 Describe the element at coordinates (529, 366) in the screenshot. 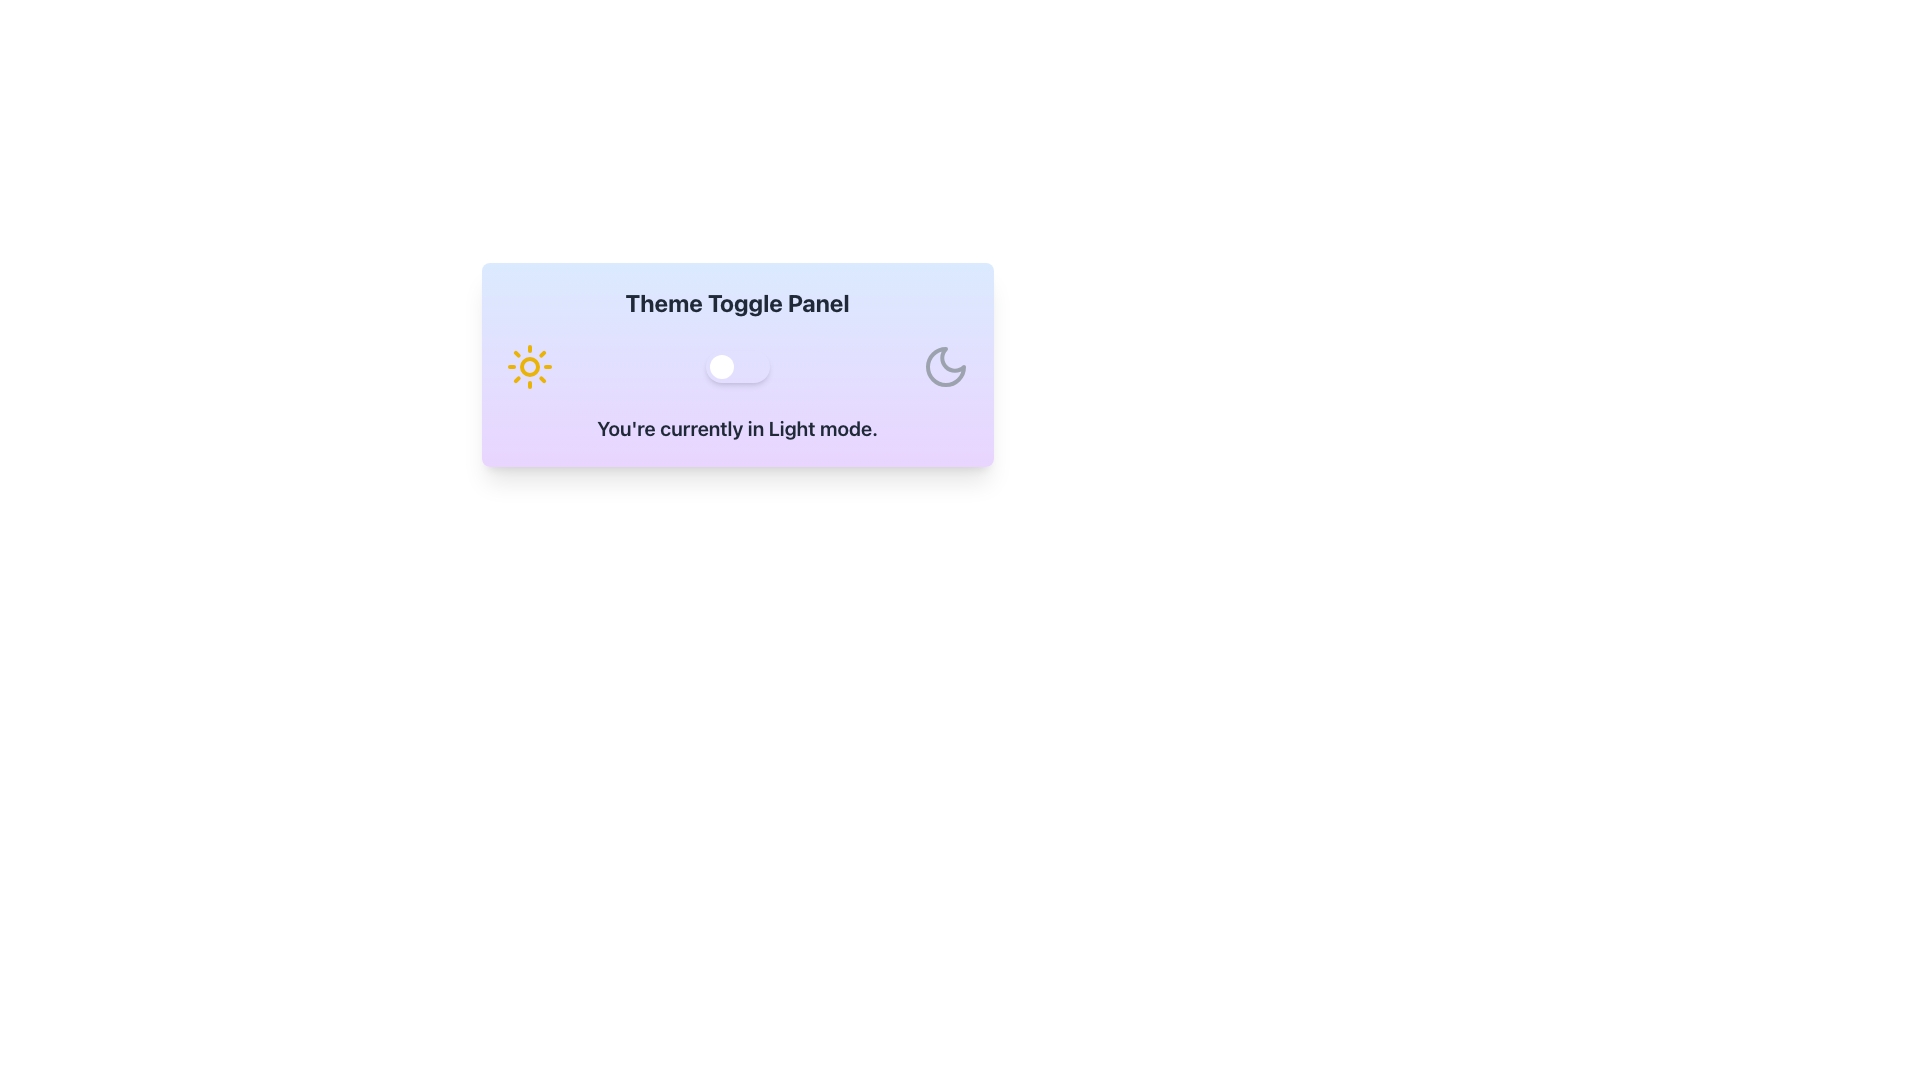

I see `the decorative circle at the center of the sun icon in the toggle panel, which signifies light or day mode` at that location.